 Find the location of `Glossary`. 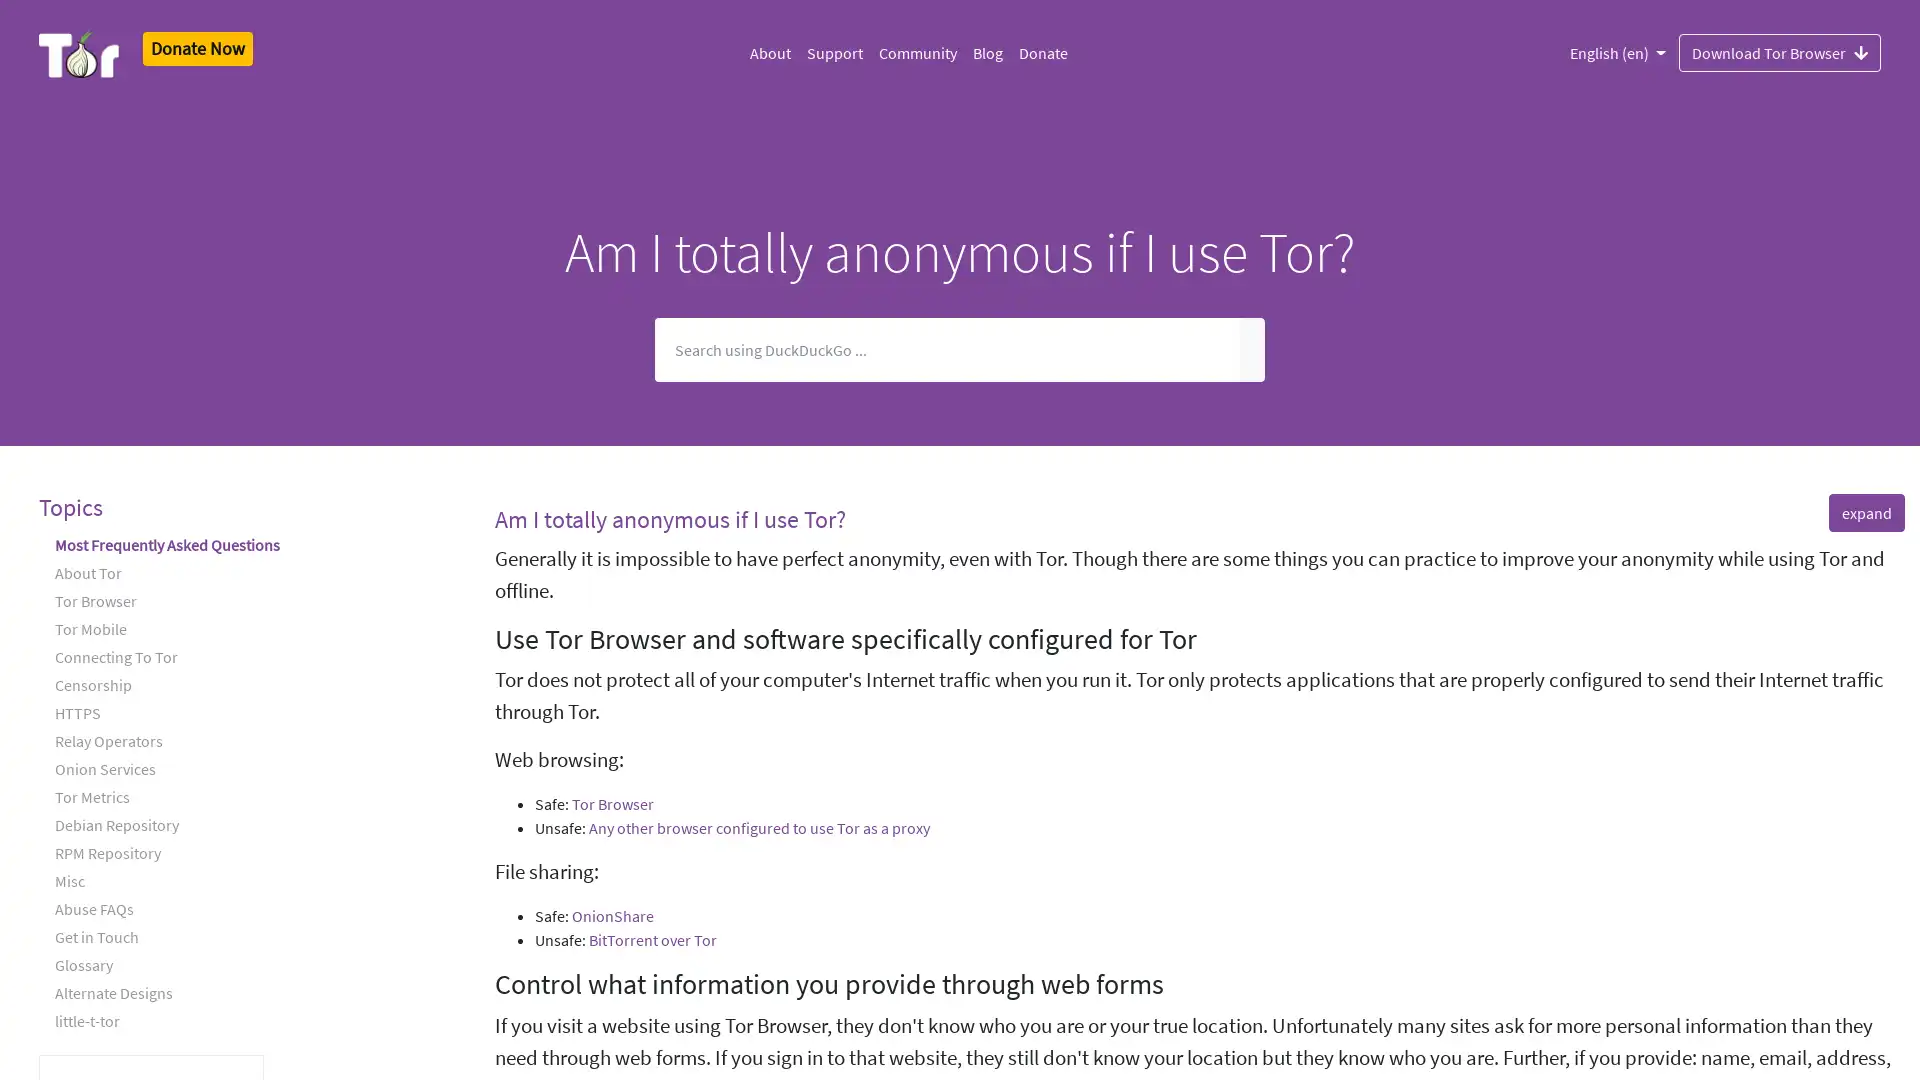

Glossary is located at coordinates (247, 963).